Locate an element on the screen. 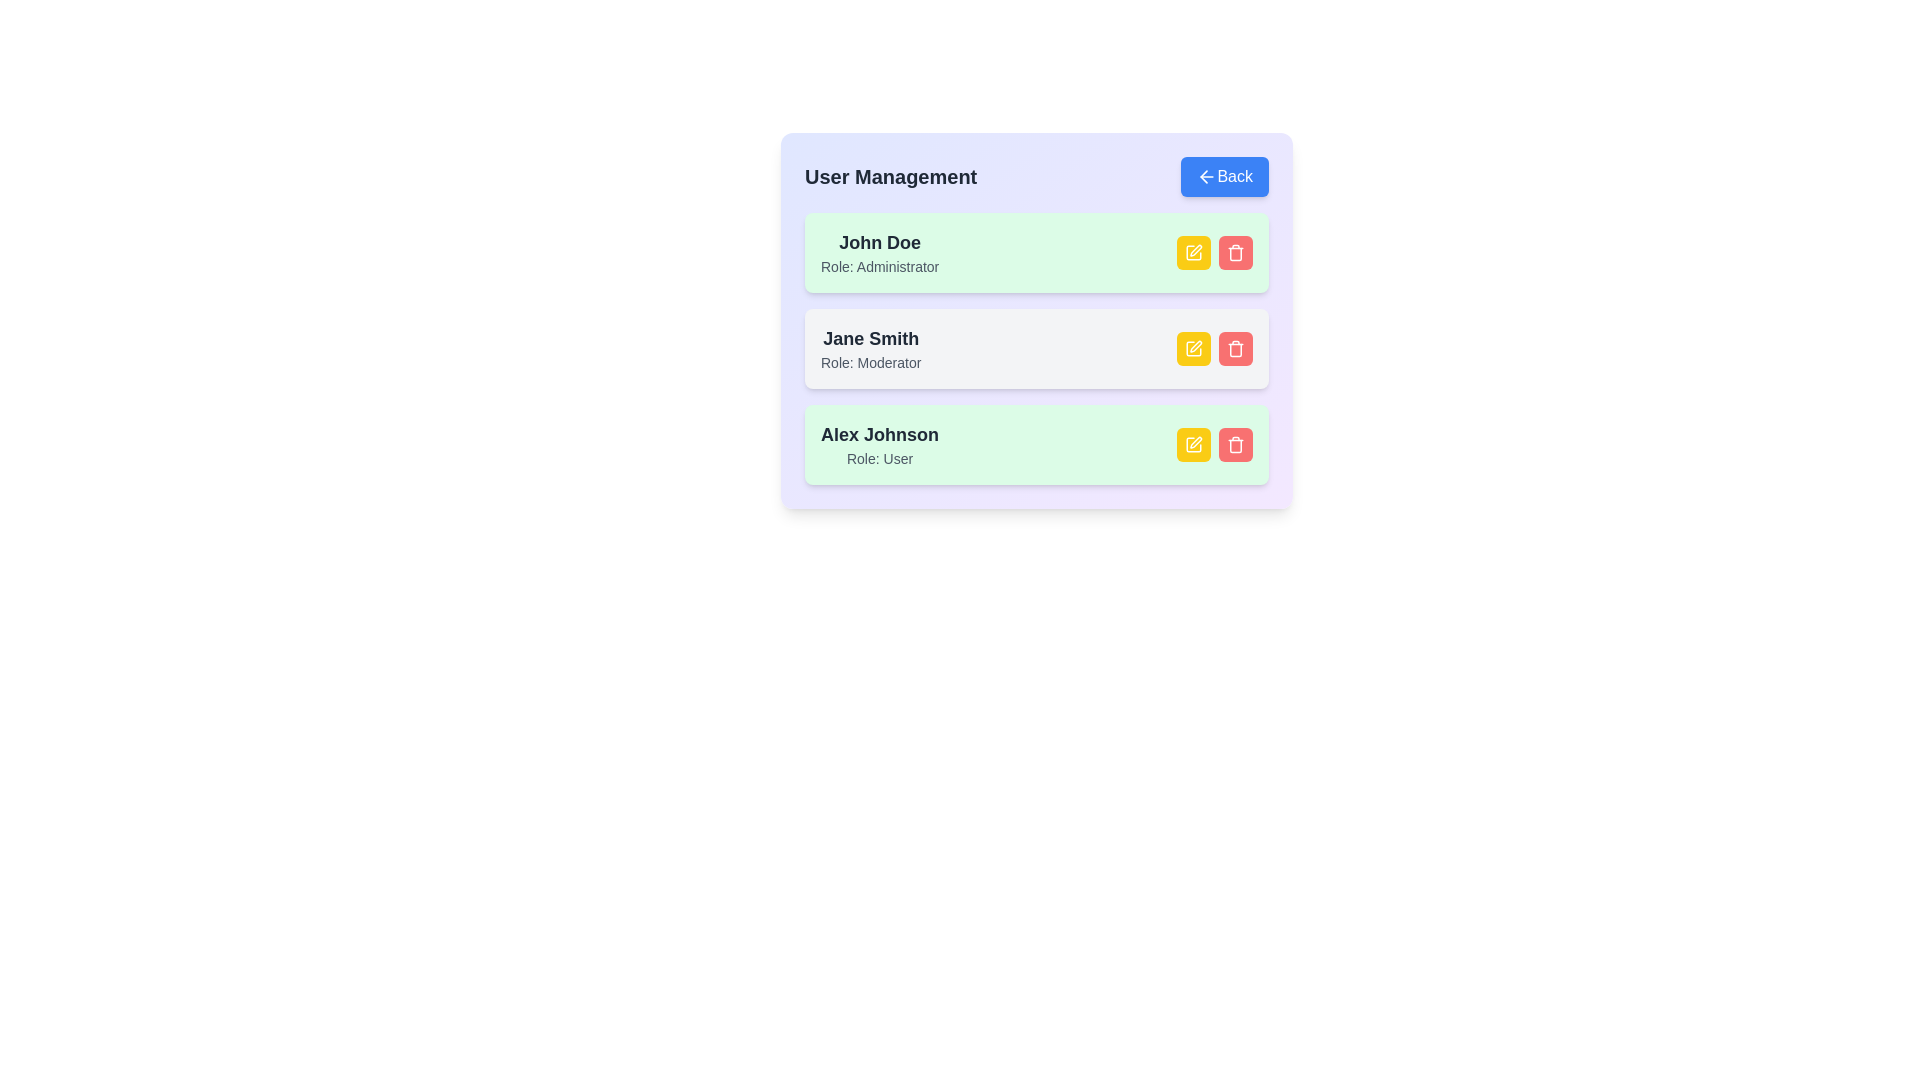 The image size is (1920, 1080). edit button for the user identified by Alex Johnson is located at coordinates (1194, 443).